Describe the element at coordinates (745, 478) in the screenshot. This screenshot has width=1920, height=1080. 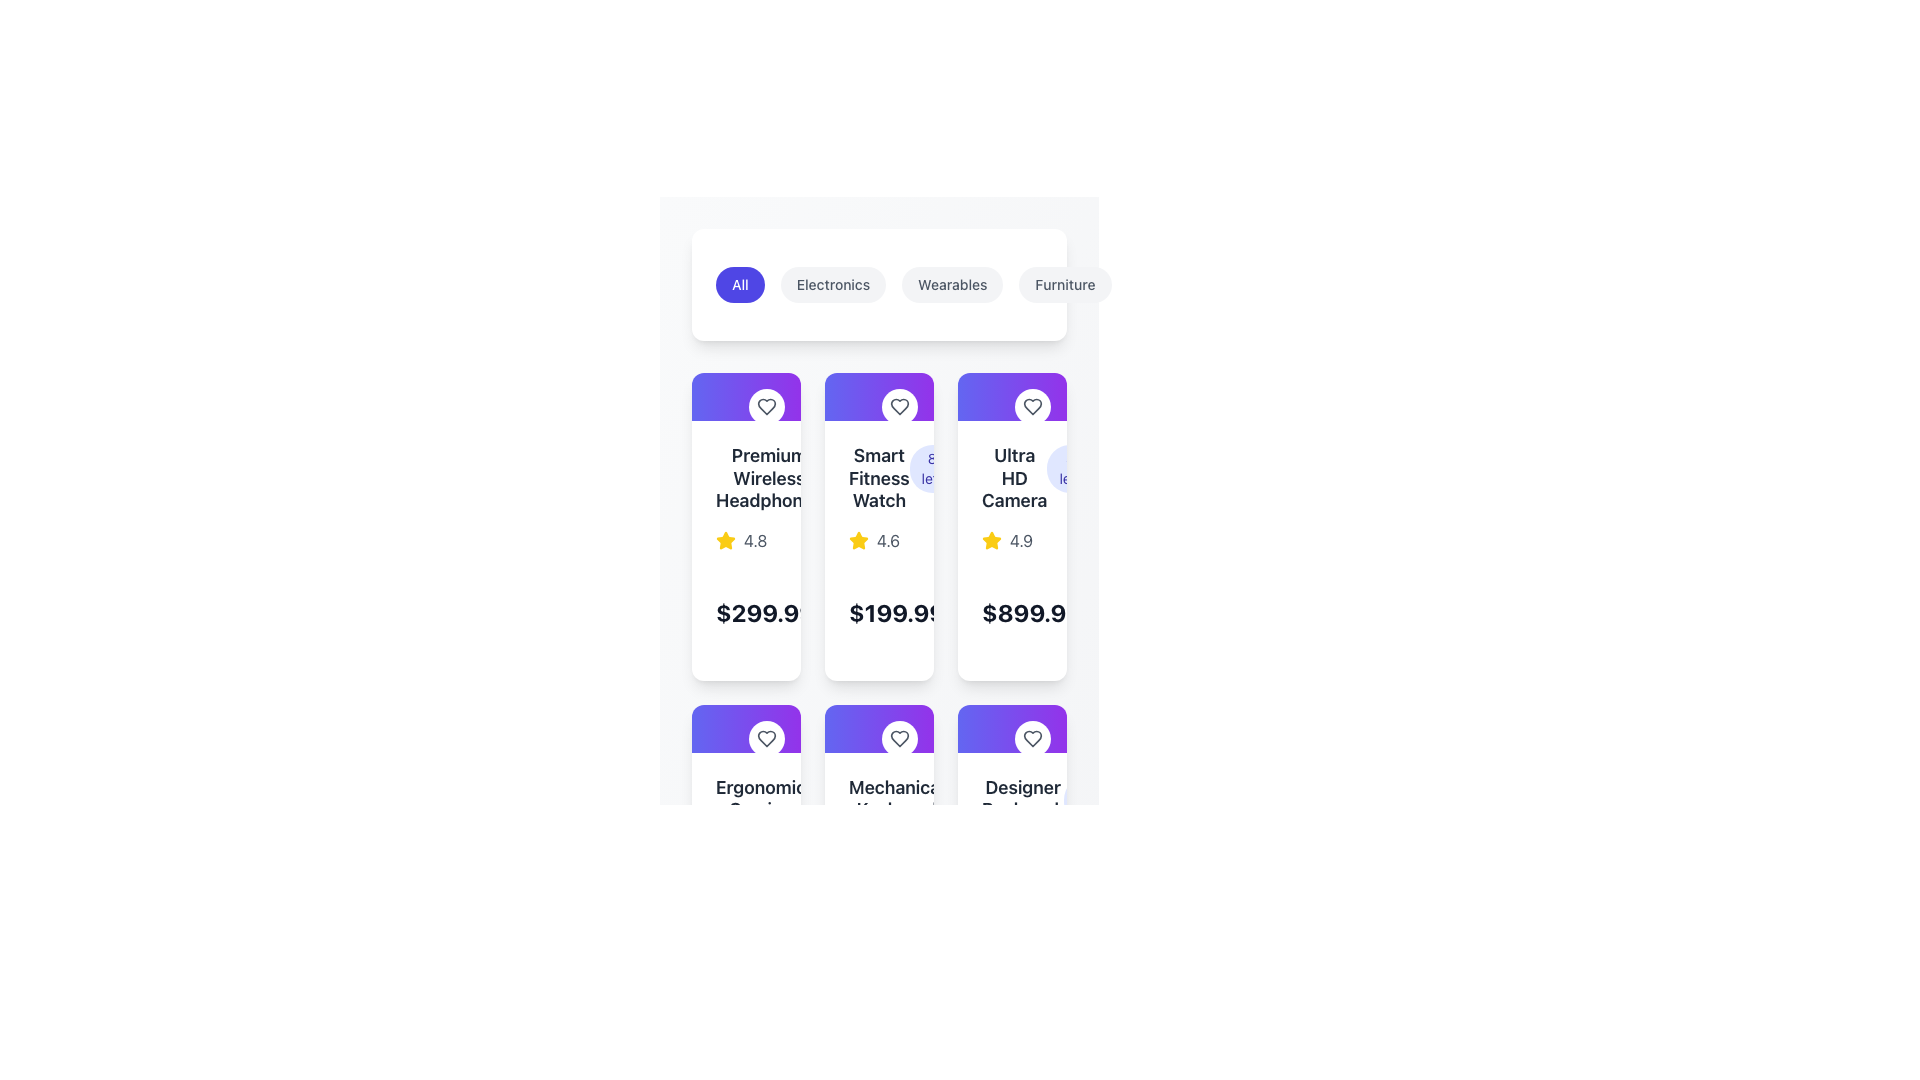
I see `on the product name text element located at the top of the leftmost product card, which indicates the product name and its availability in stock` at that location.